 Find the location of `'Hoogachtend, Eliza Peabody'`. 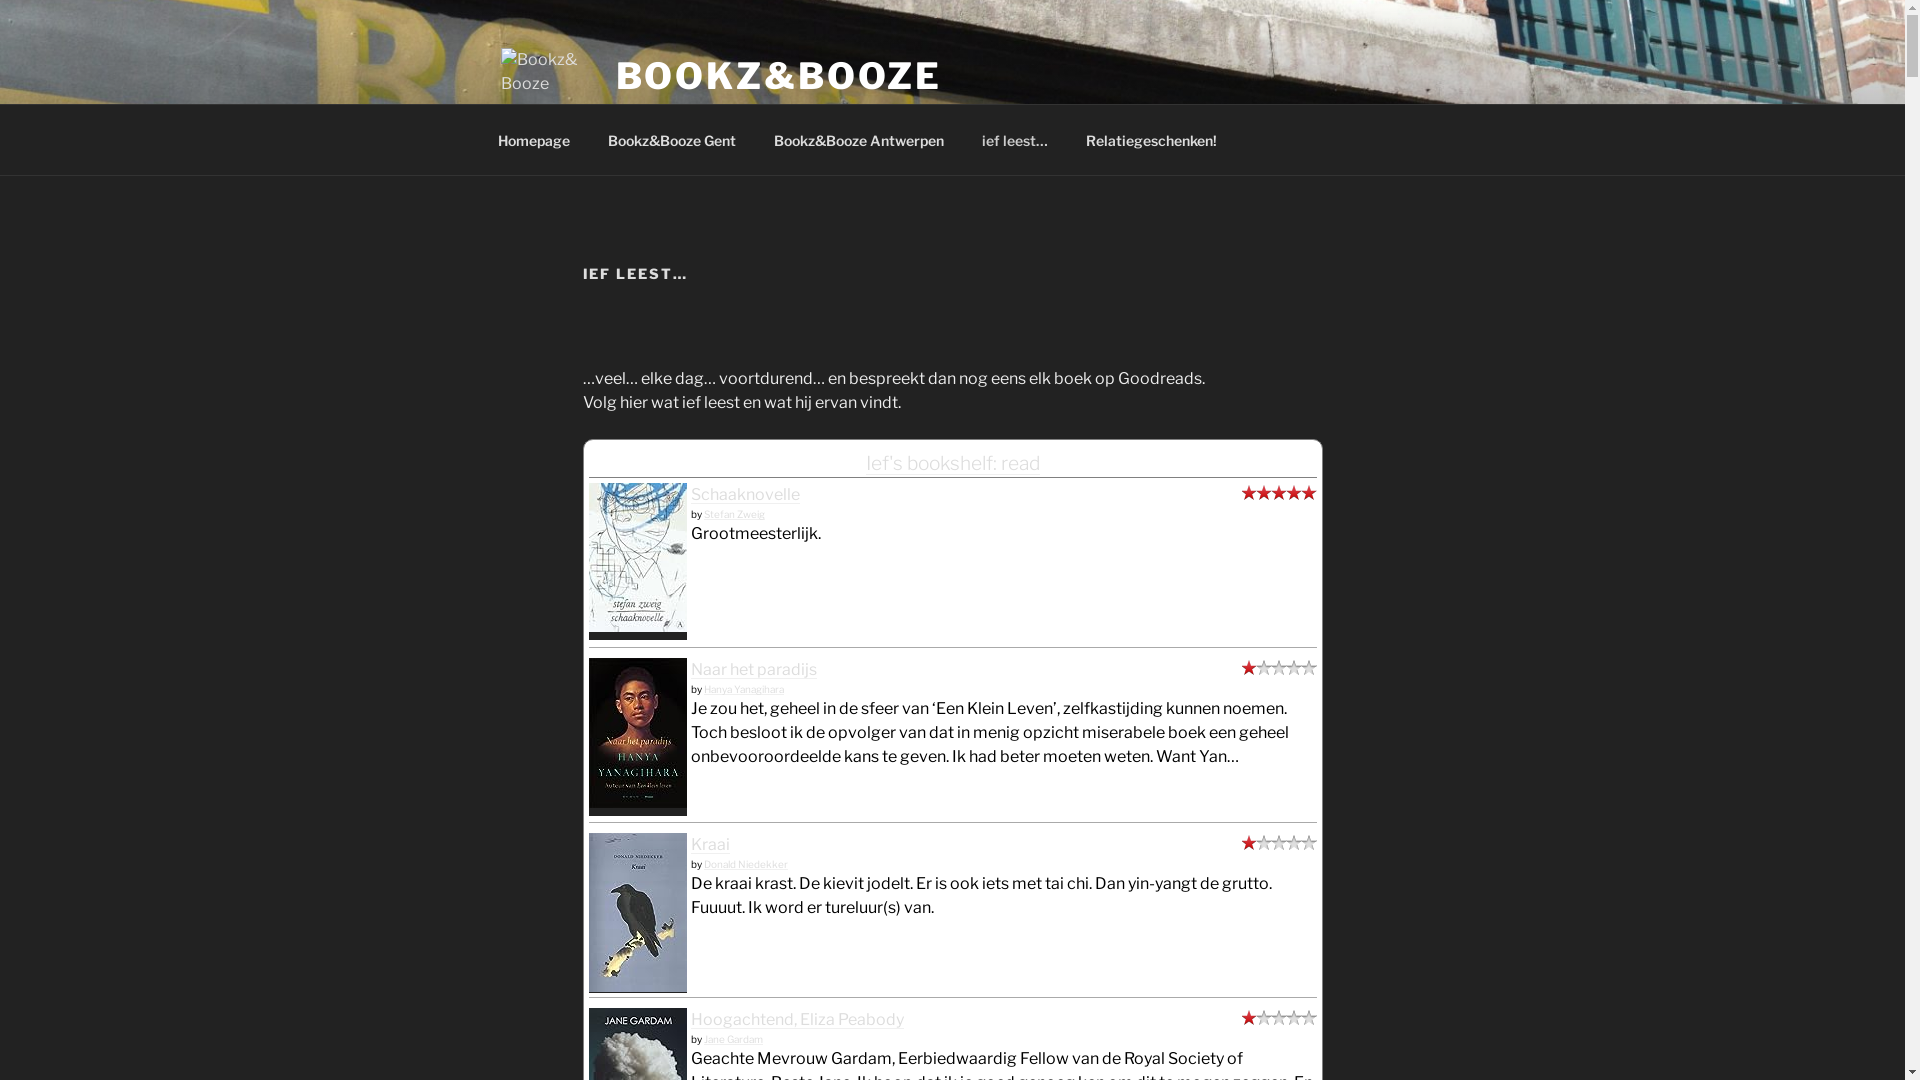

'Hoogachtend, Eliza Peabody' is located at coordinates (690, 1019).